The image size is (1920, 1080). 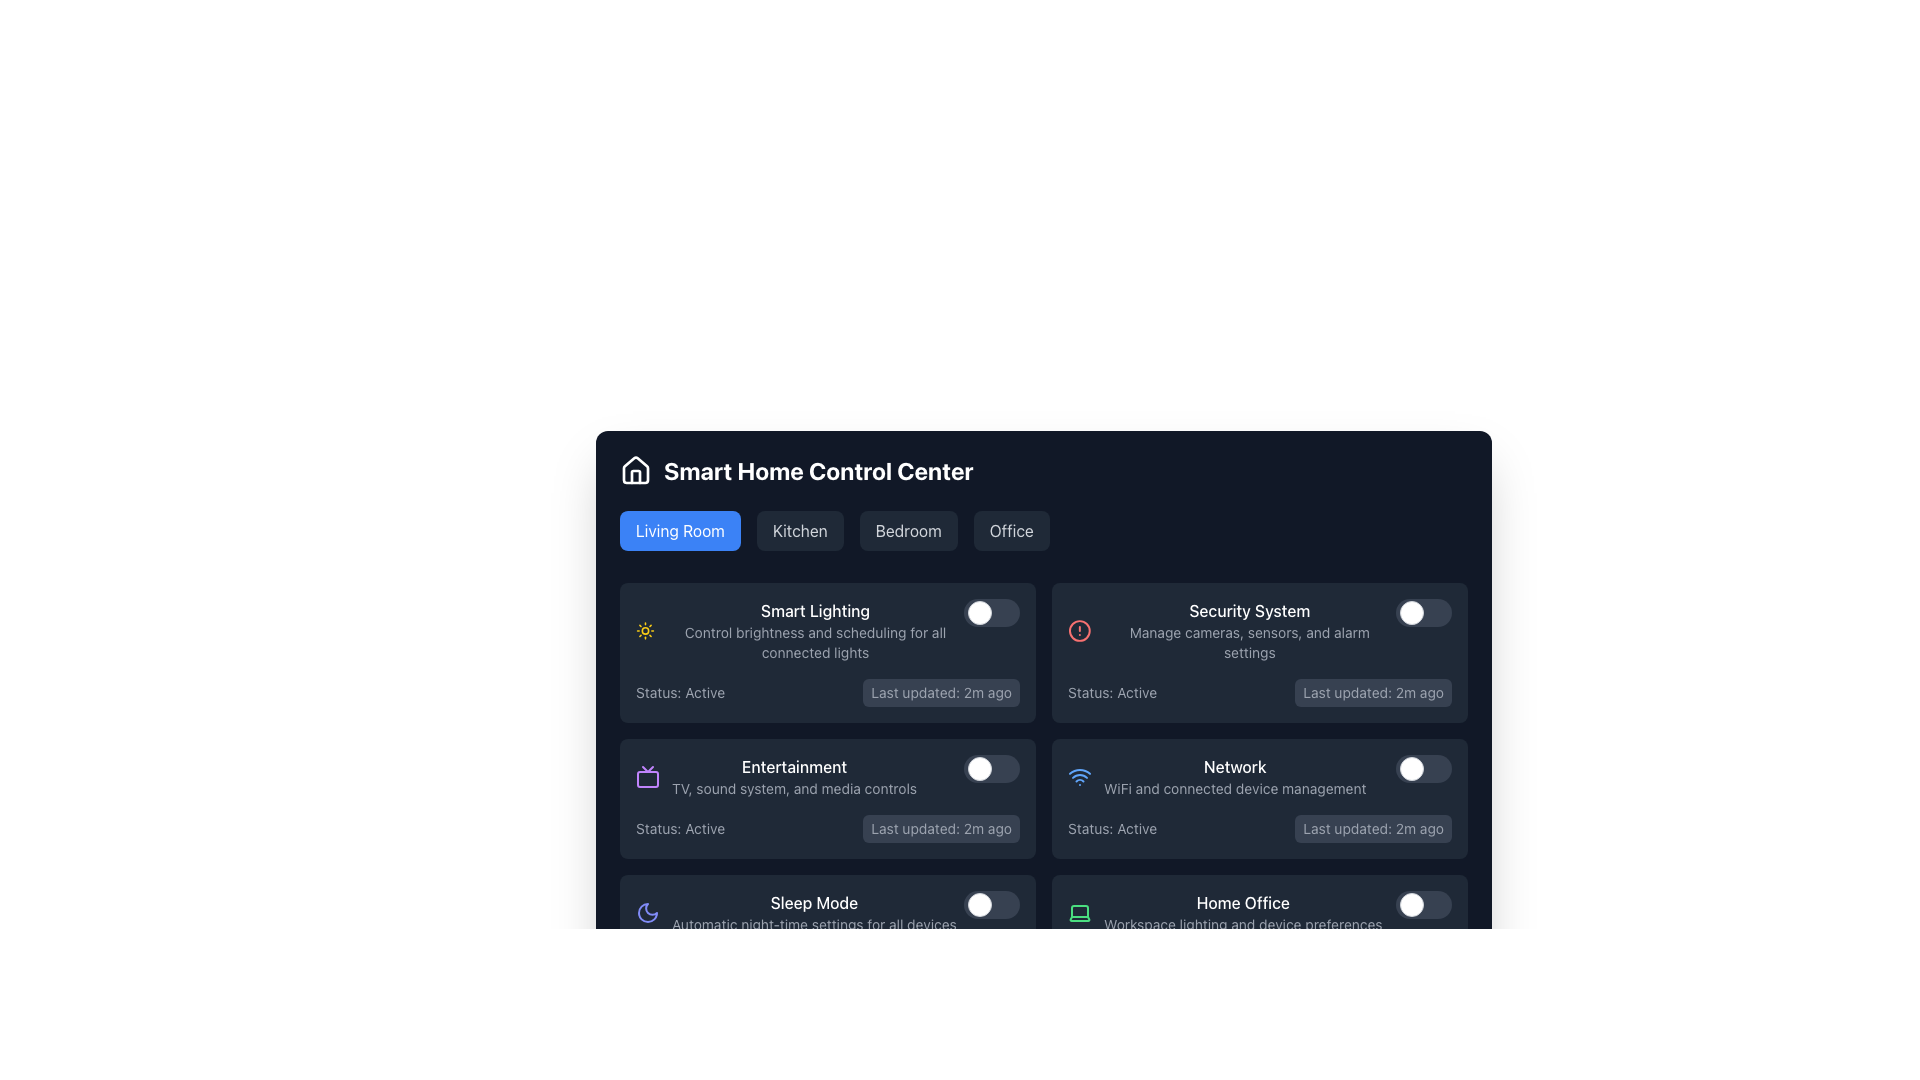 What do you see at coordinates (800, 631) in the screenshot?
I see `textual content of the Text display block with an icon describing smart lighting control located in the first row of the second column in the Living Room section of the Smart Home Control Center` at bounding box center [800, 631].